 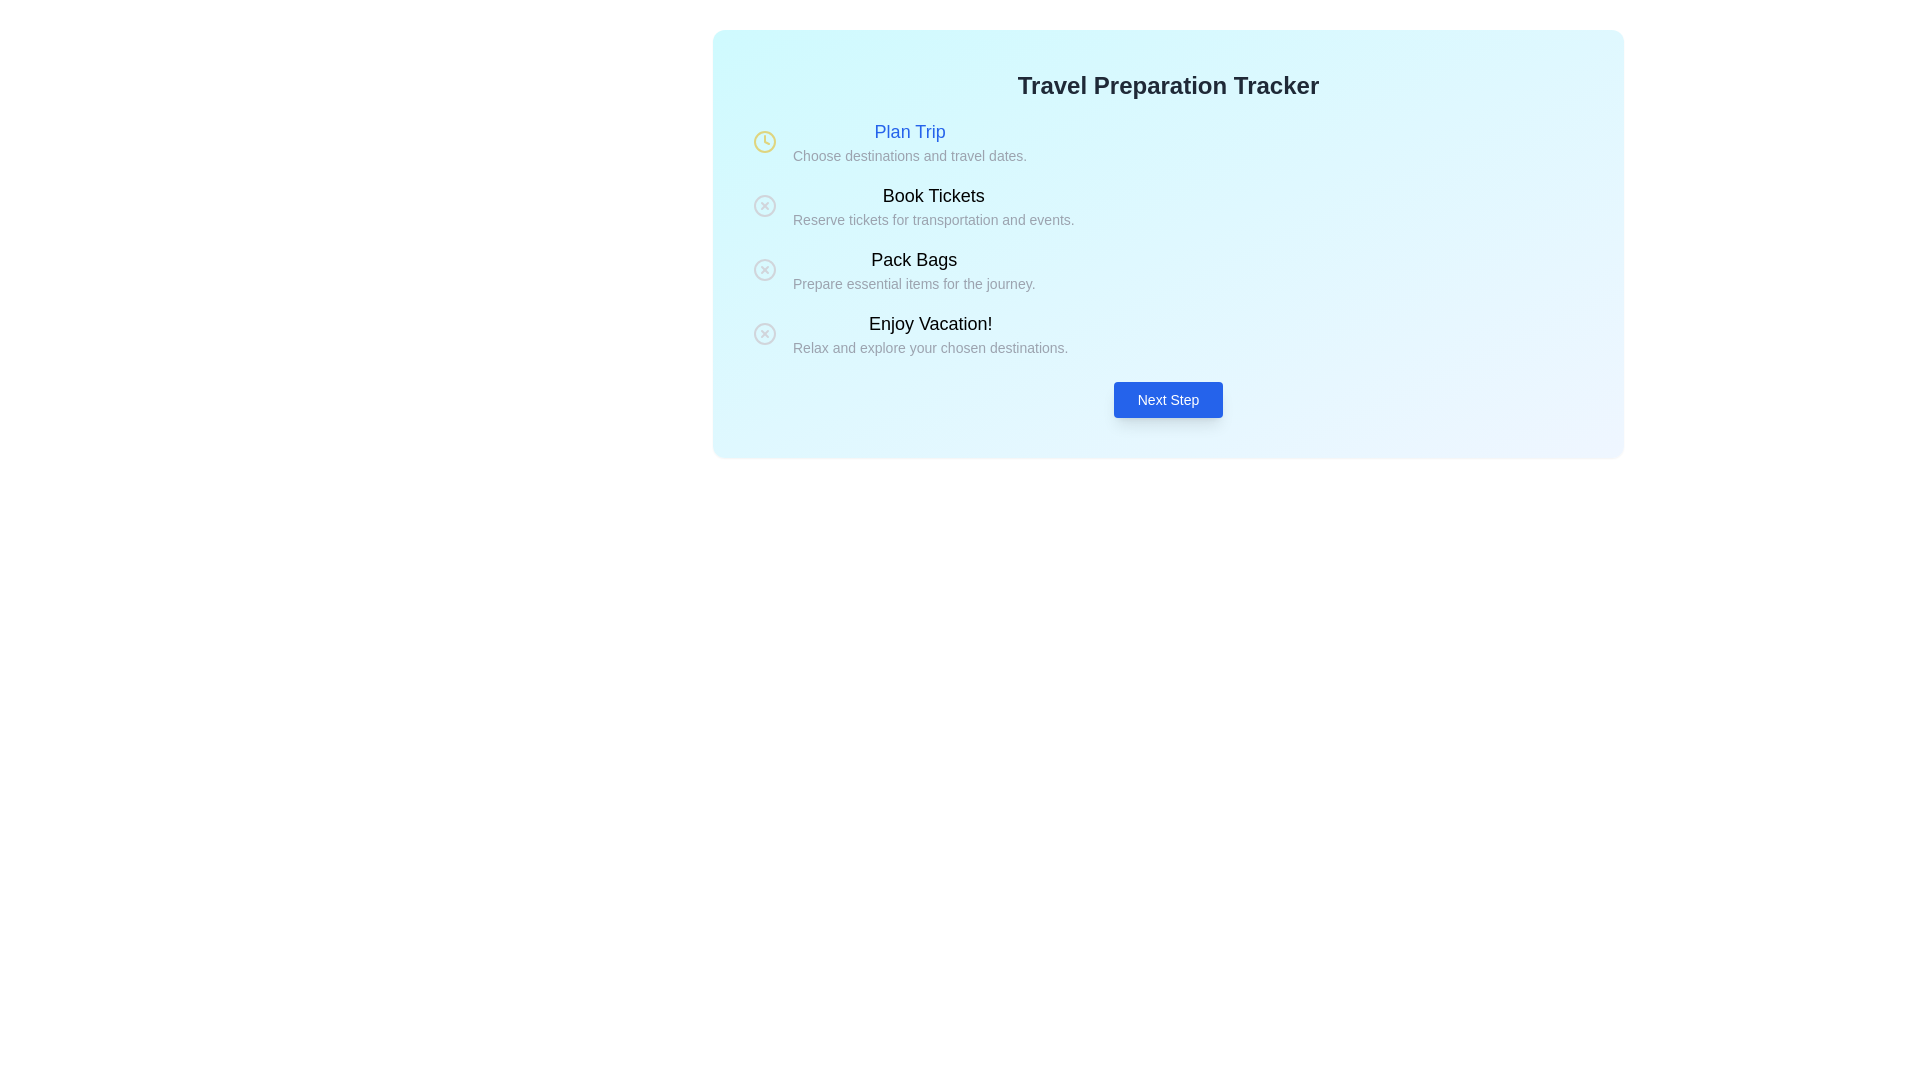 What do you see at coordinates (763, 270) in the screenshot?
I see `the circular icon next to the 'Pack Bags' text in the 'Travel Preparation Tracker' list, which indicates the status or selection for this step` at bounding box center [763, 270].